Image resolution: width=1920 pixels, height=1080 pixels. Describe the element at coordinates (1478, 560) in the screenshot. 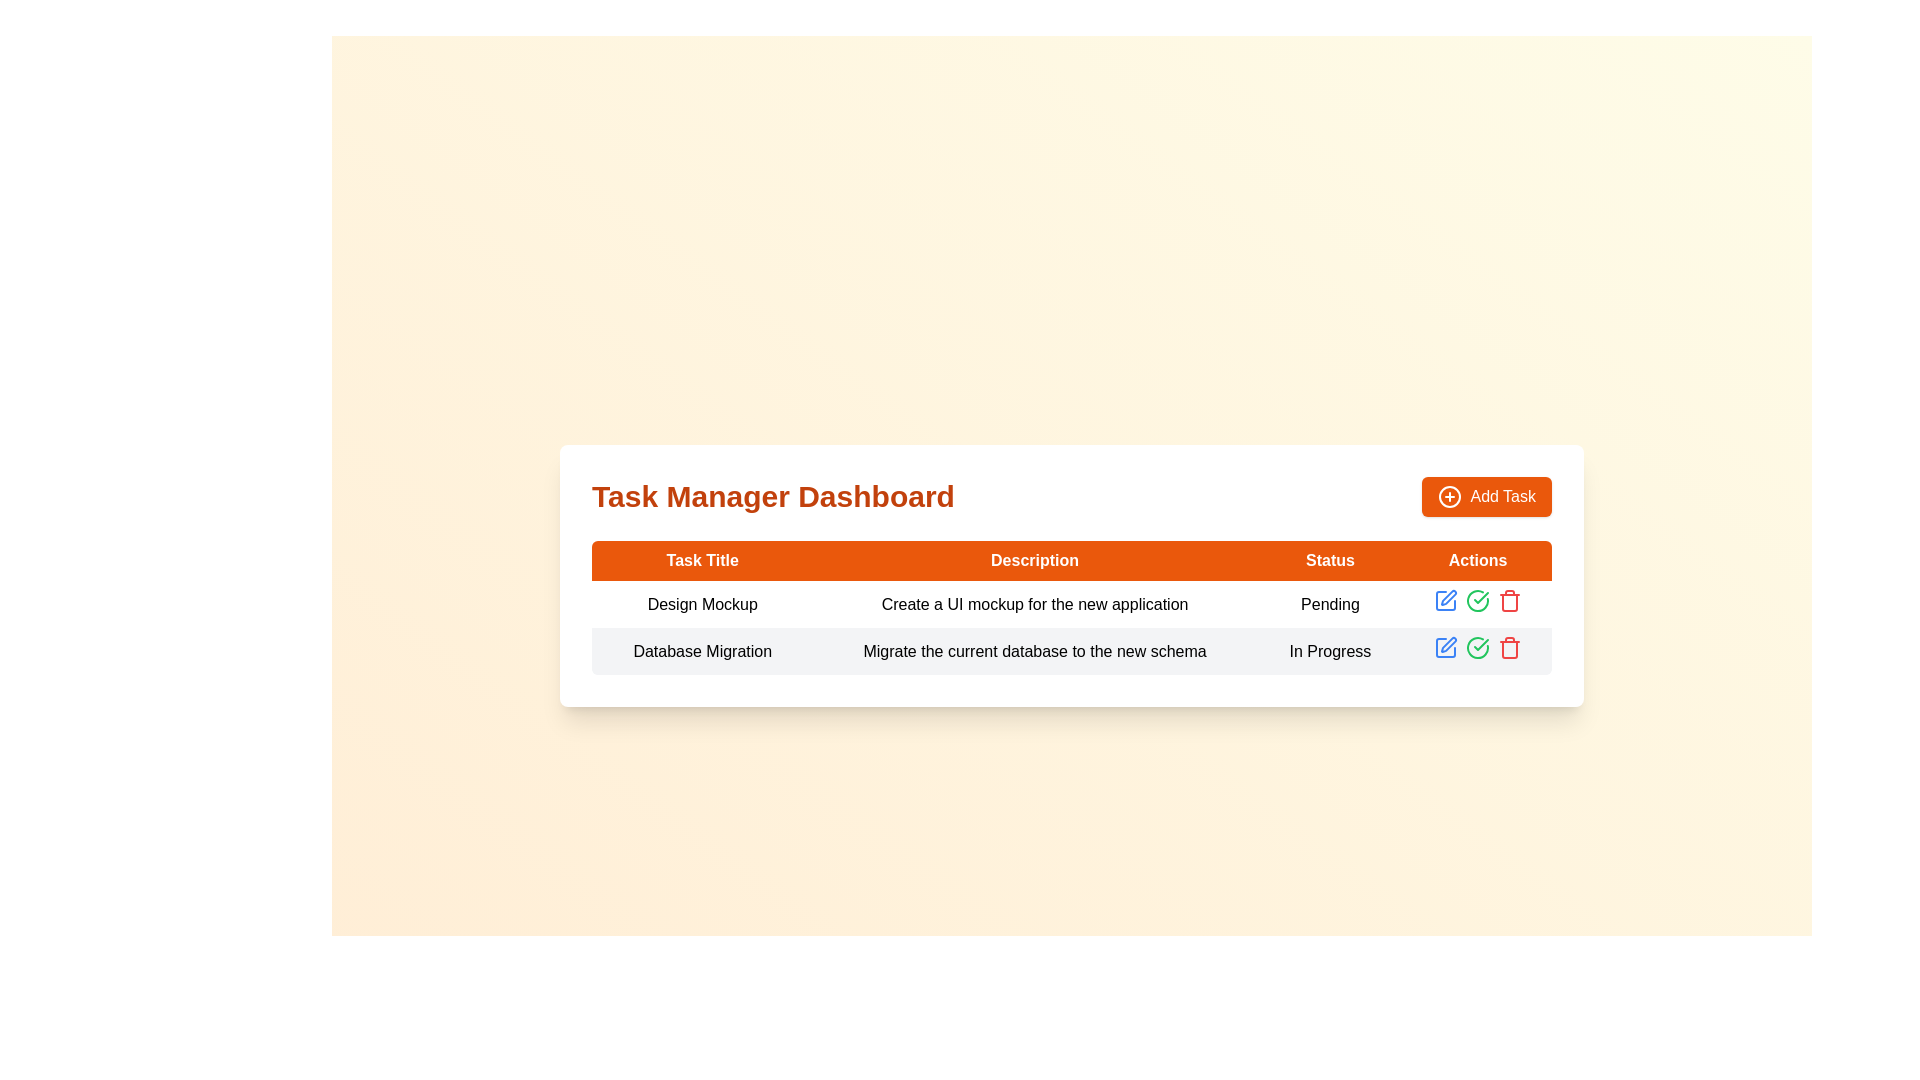

I see `the Table Header Cell with the orange background and the centered white text 'Actions'` at that location.